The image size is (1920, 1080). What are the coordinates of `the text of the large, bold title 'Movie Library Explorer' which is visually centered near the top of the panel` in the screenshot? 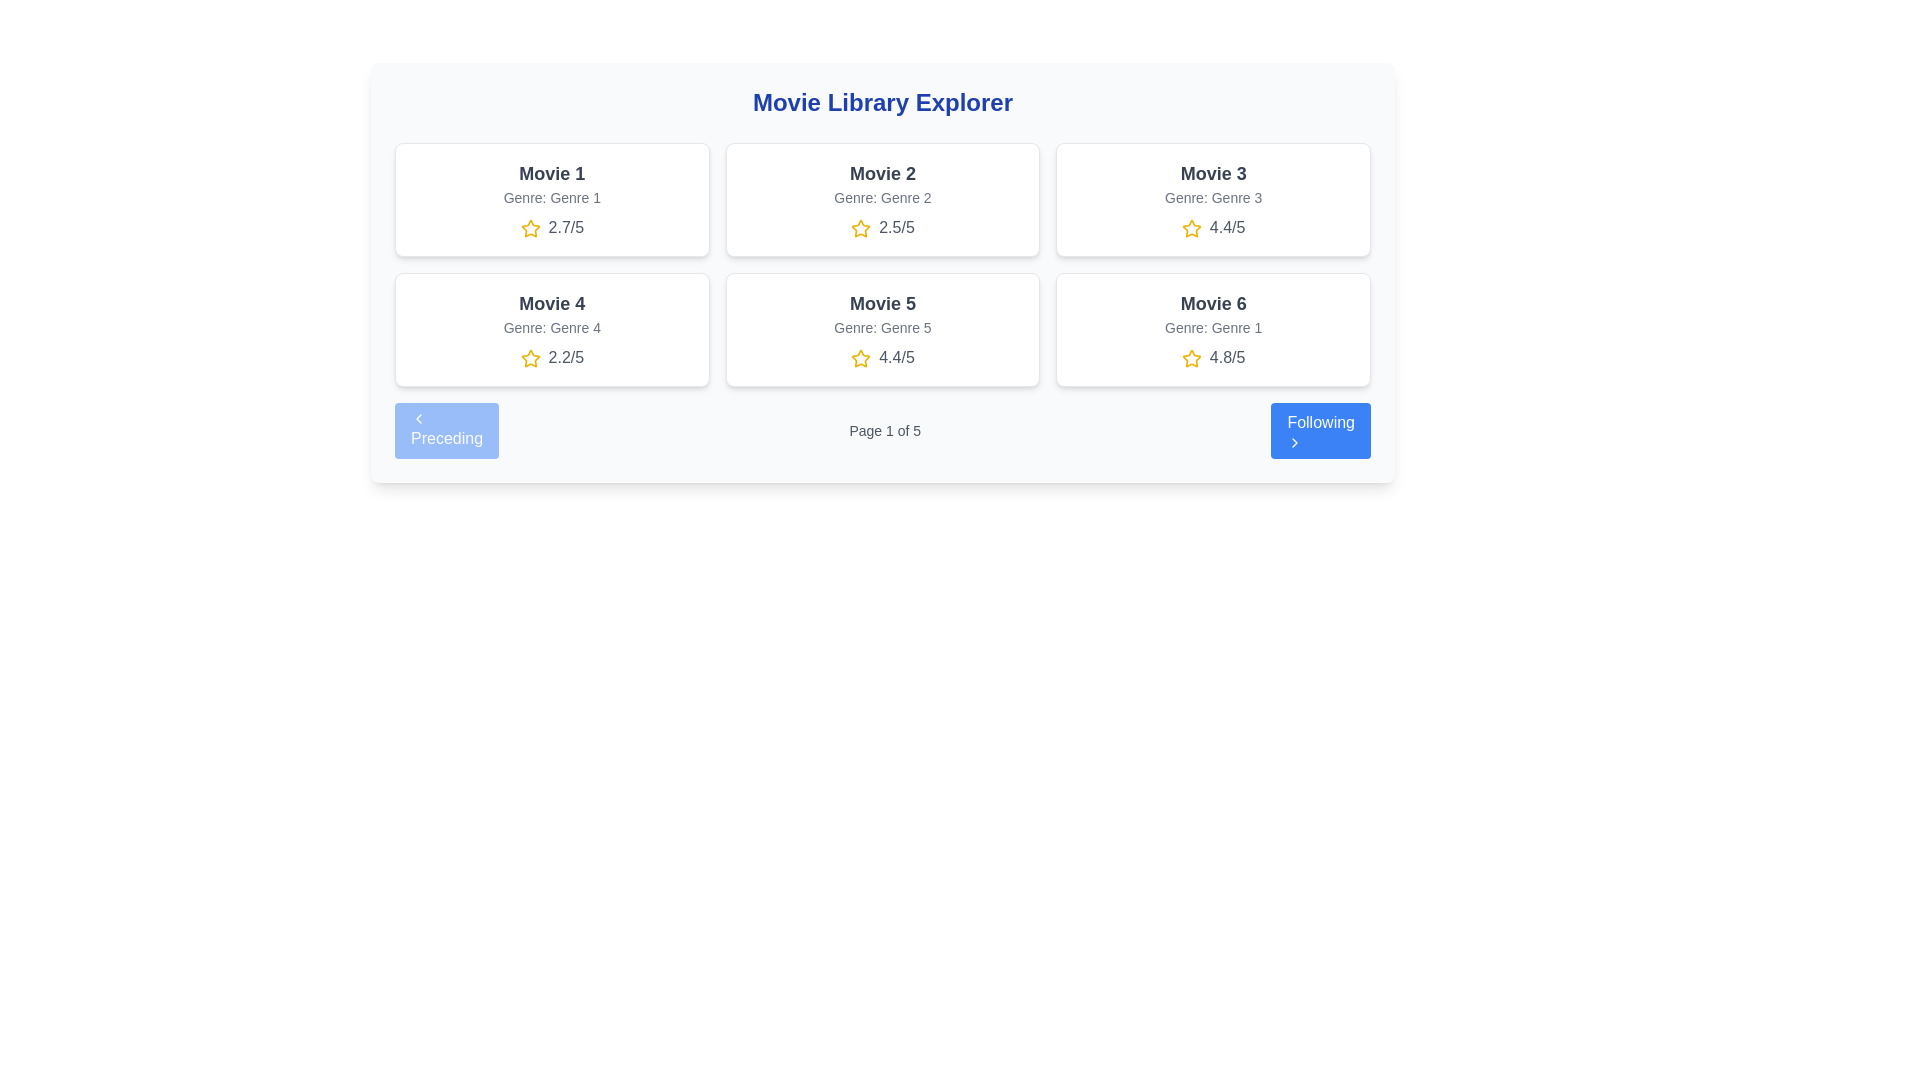 It's located at (882, 103).